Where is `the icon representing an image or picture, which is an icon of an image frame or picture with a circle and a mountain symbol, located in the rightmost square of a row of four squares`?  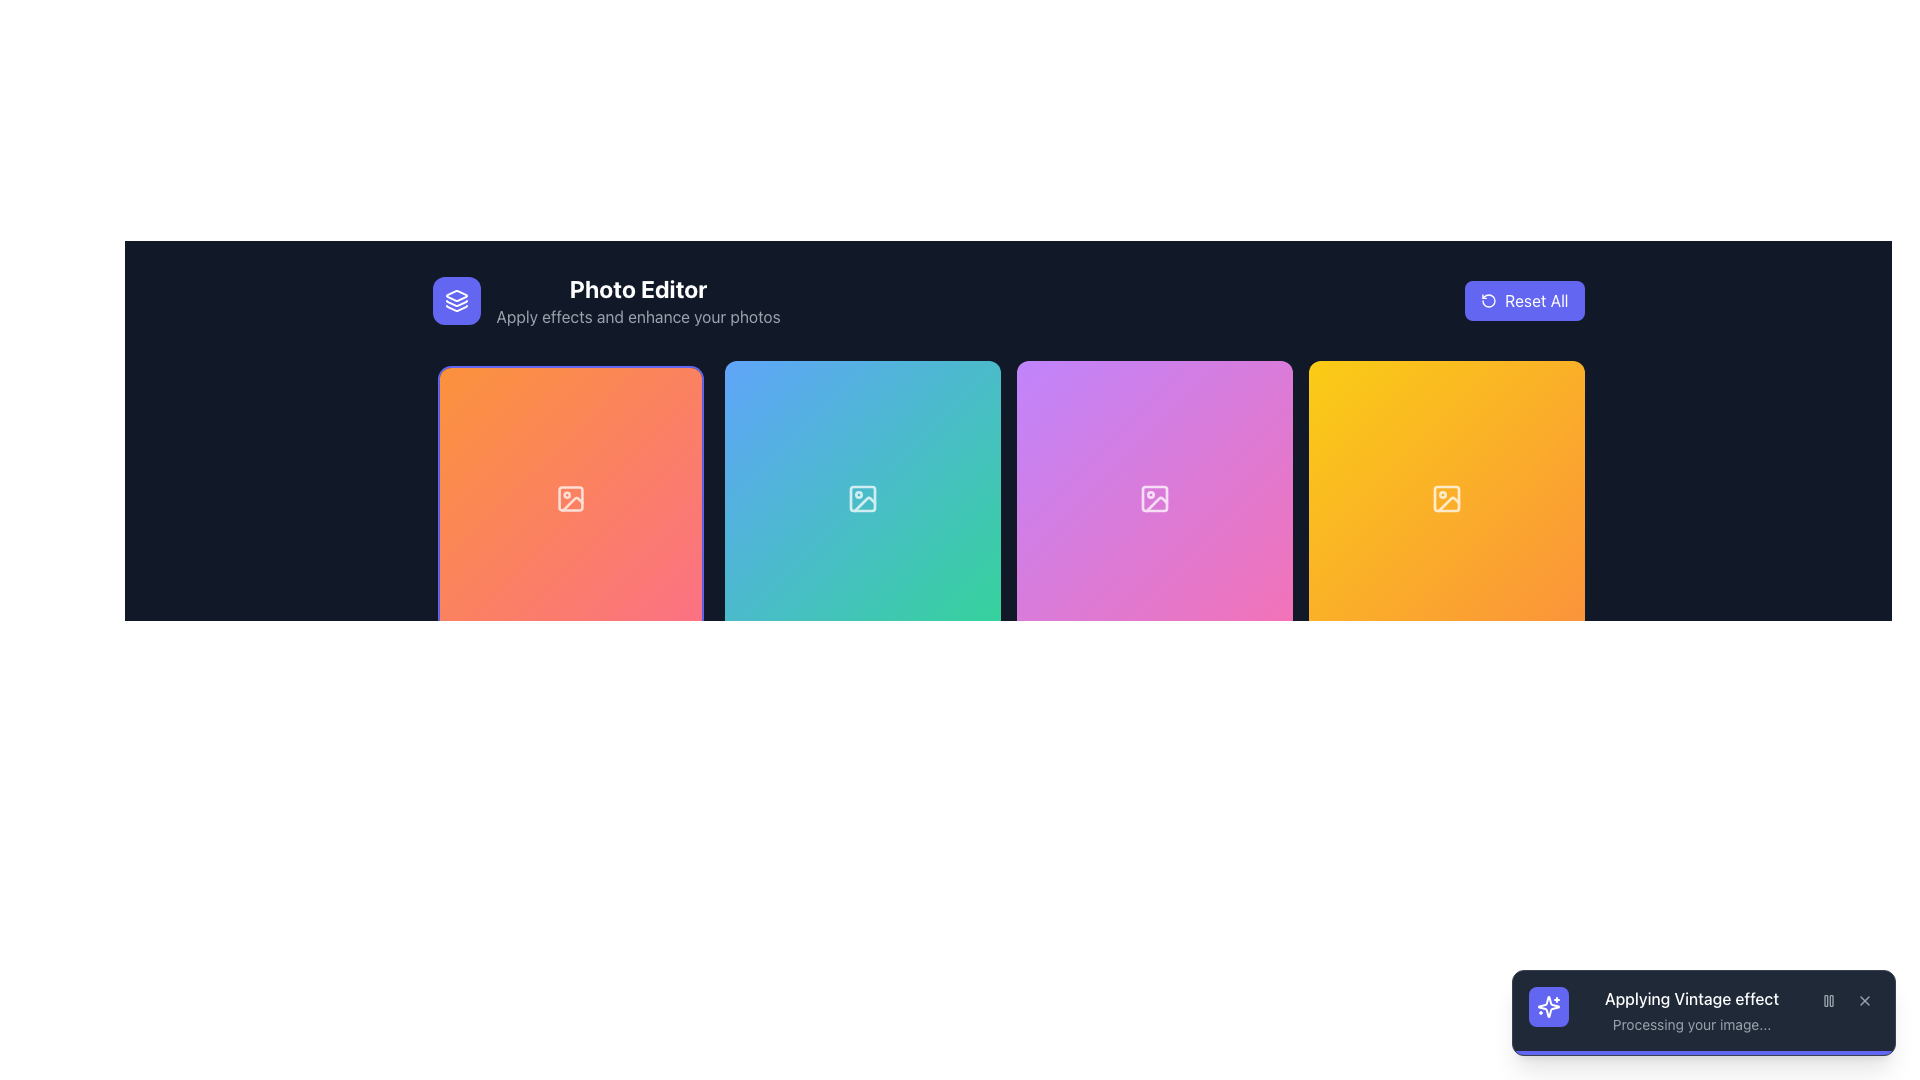
the icon representing an image or picture, which is an icon of an image frame or picture with a circle and a mountain symbol, located in the rightmost square of a row of four squares is located at coordinates (1446, 497).